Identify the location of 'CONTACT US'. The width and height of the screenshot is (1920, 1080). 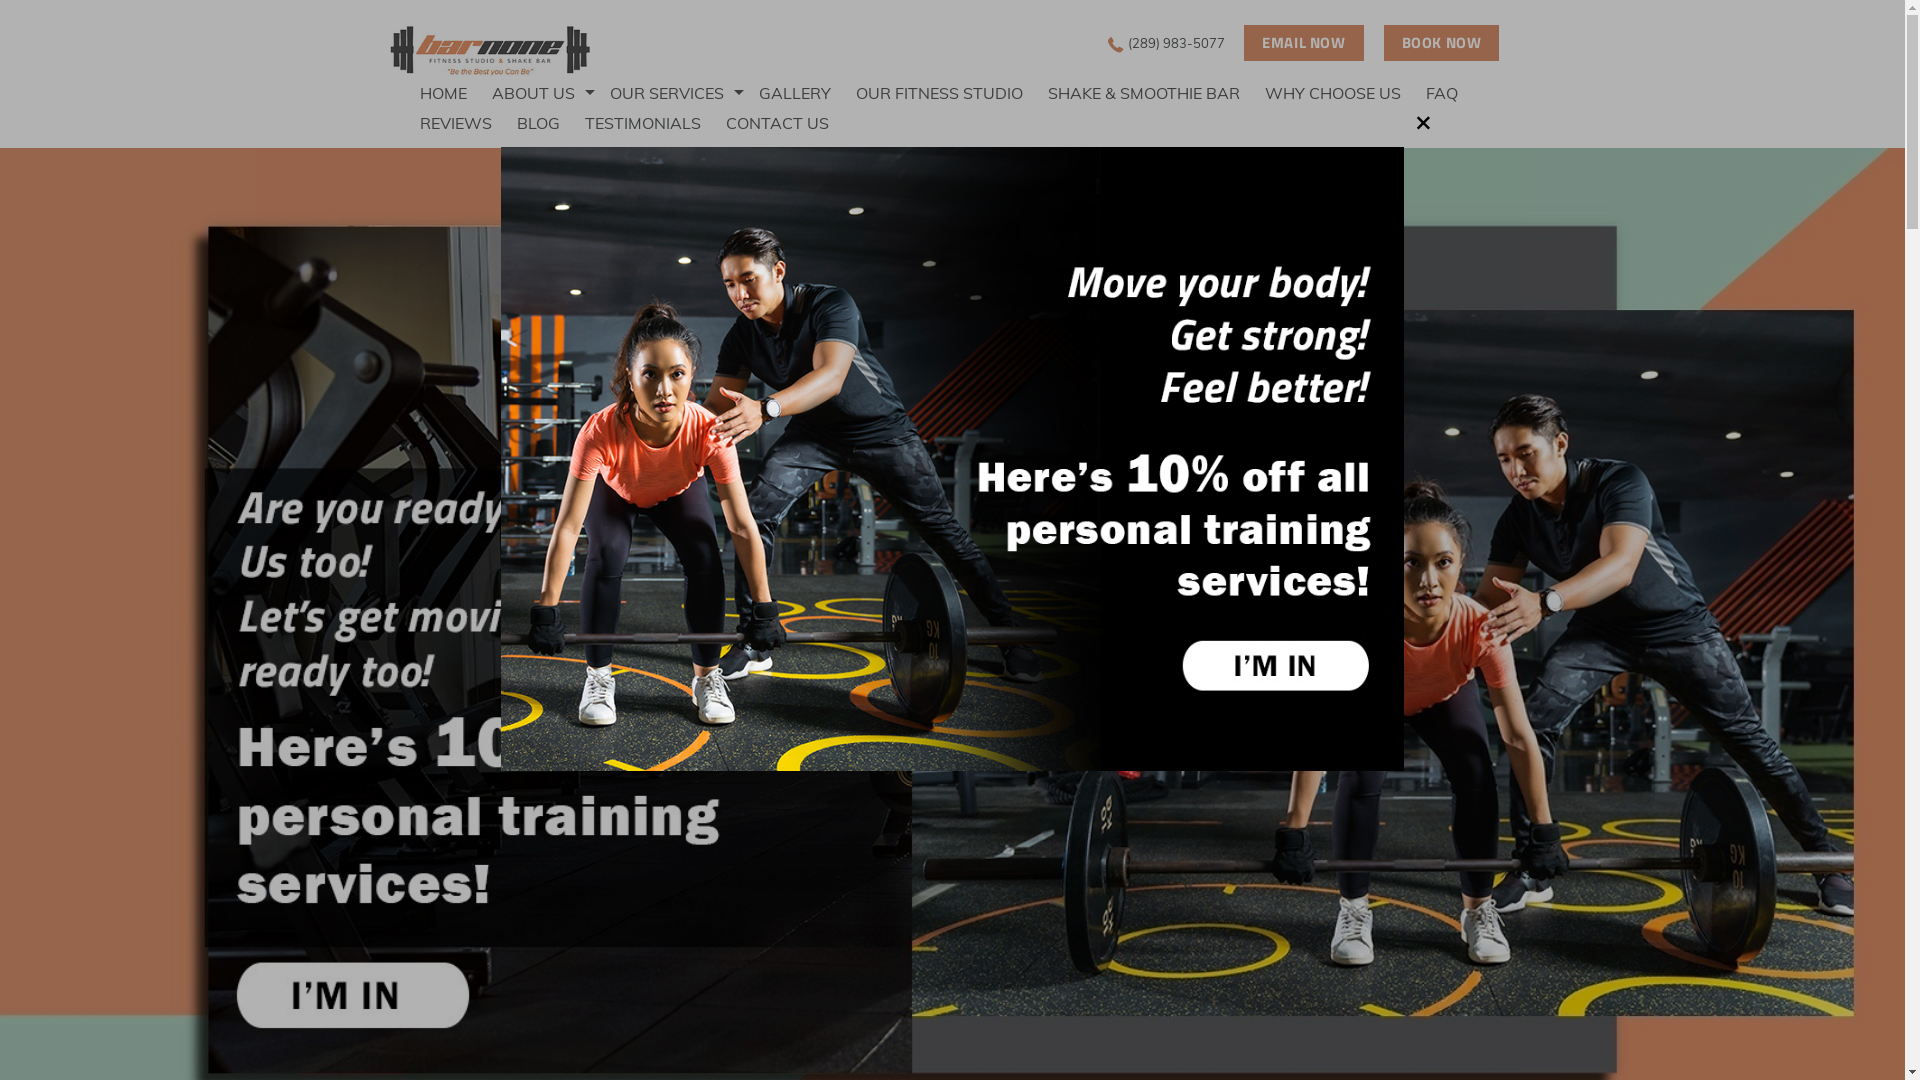
(789, 123).